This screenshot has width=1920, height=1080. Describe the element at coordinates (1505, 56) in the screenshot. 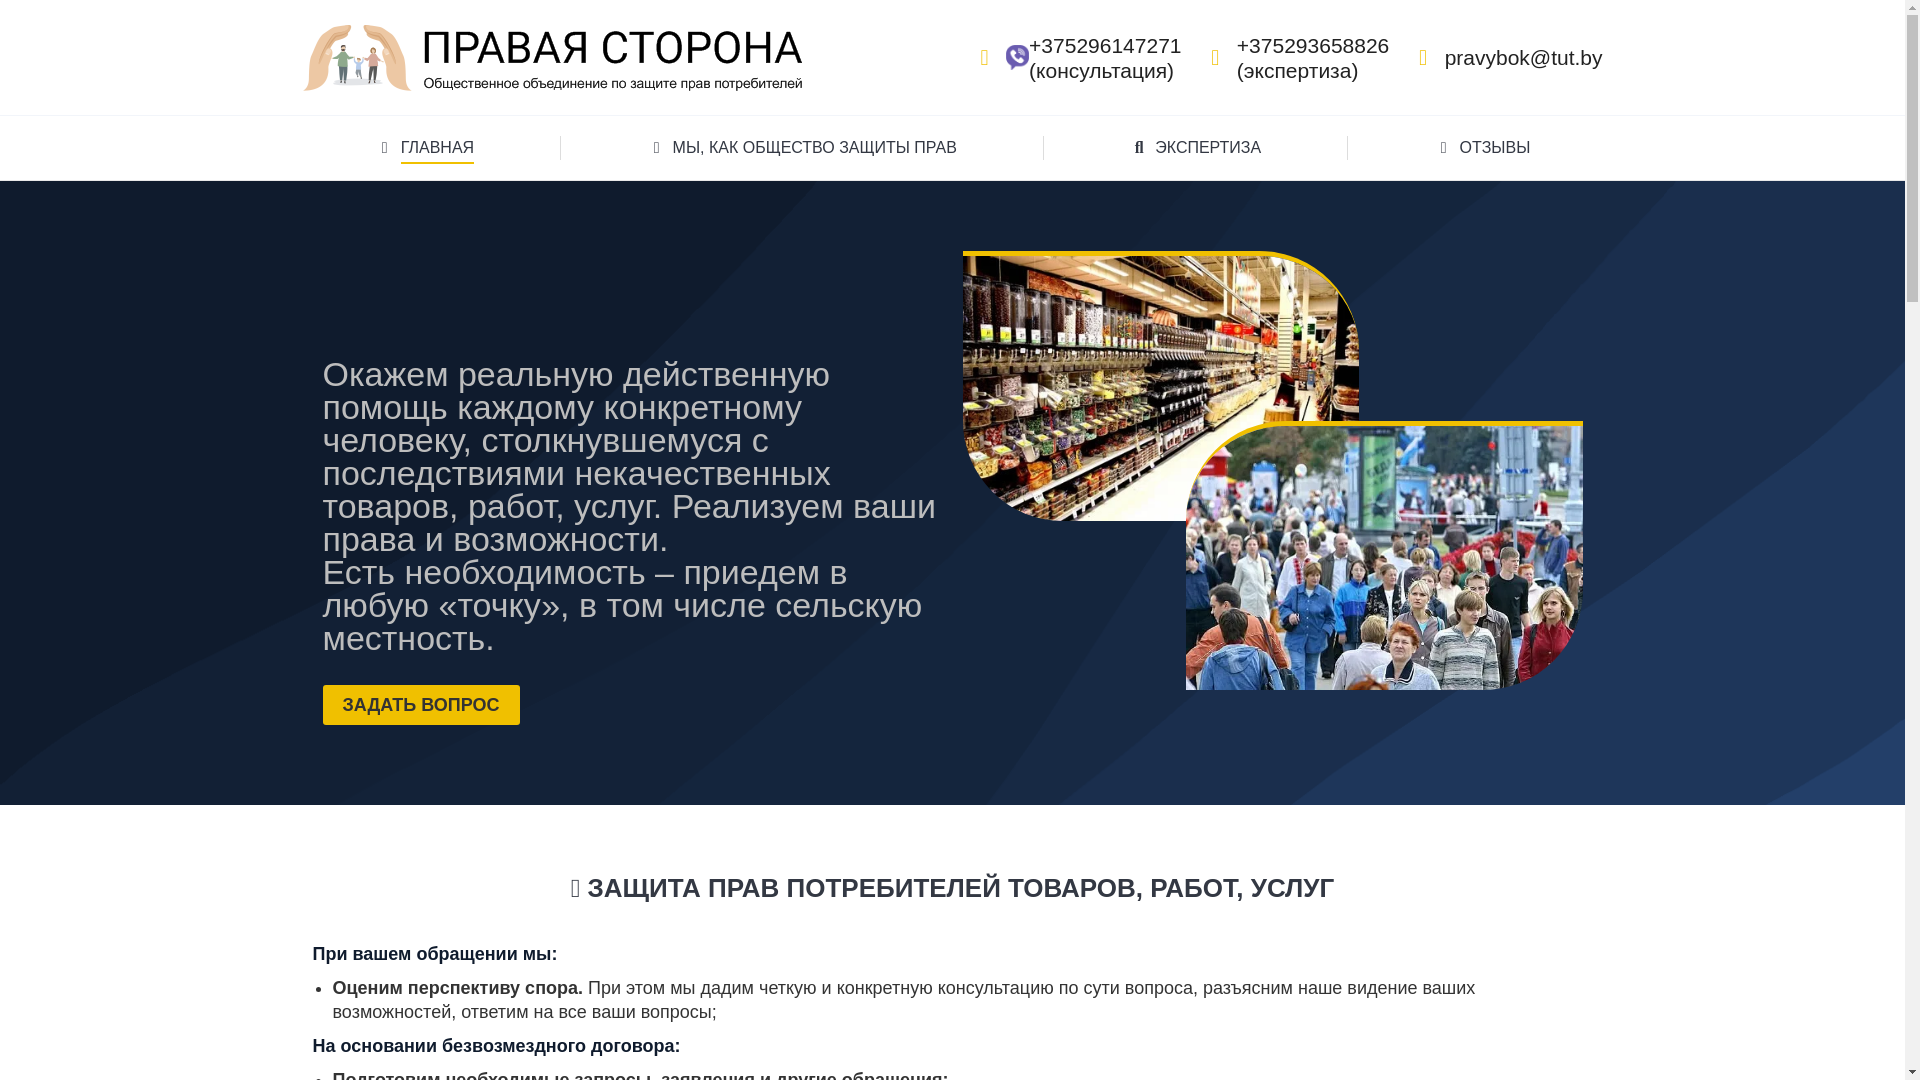

I see `'pravybok@tut.by'` at that location.